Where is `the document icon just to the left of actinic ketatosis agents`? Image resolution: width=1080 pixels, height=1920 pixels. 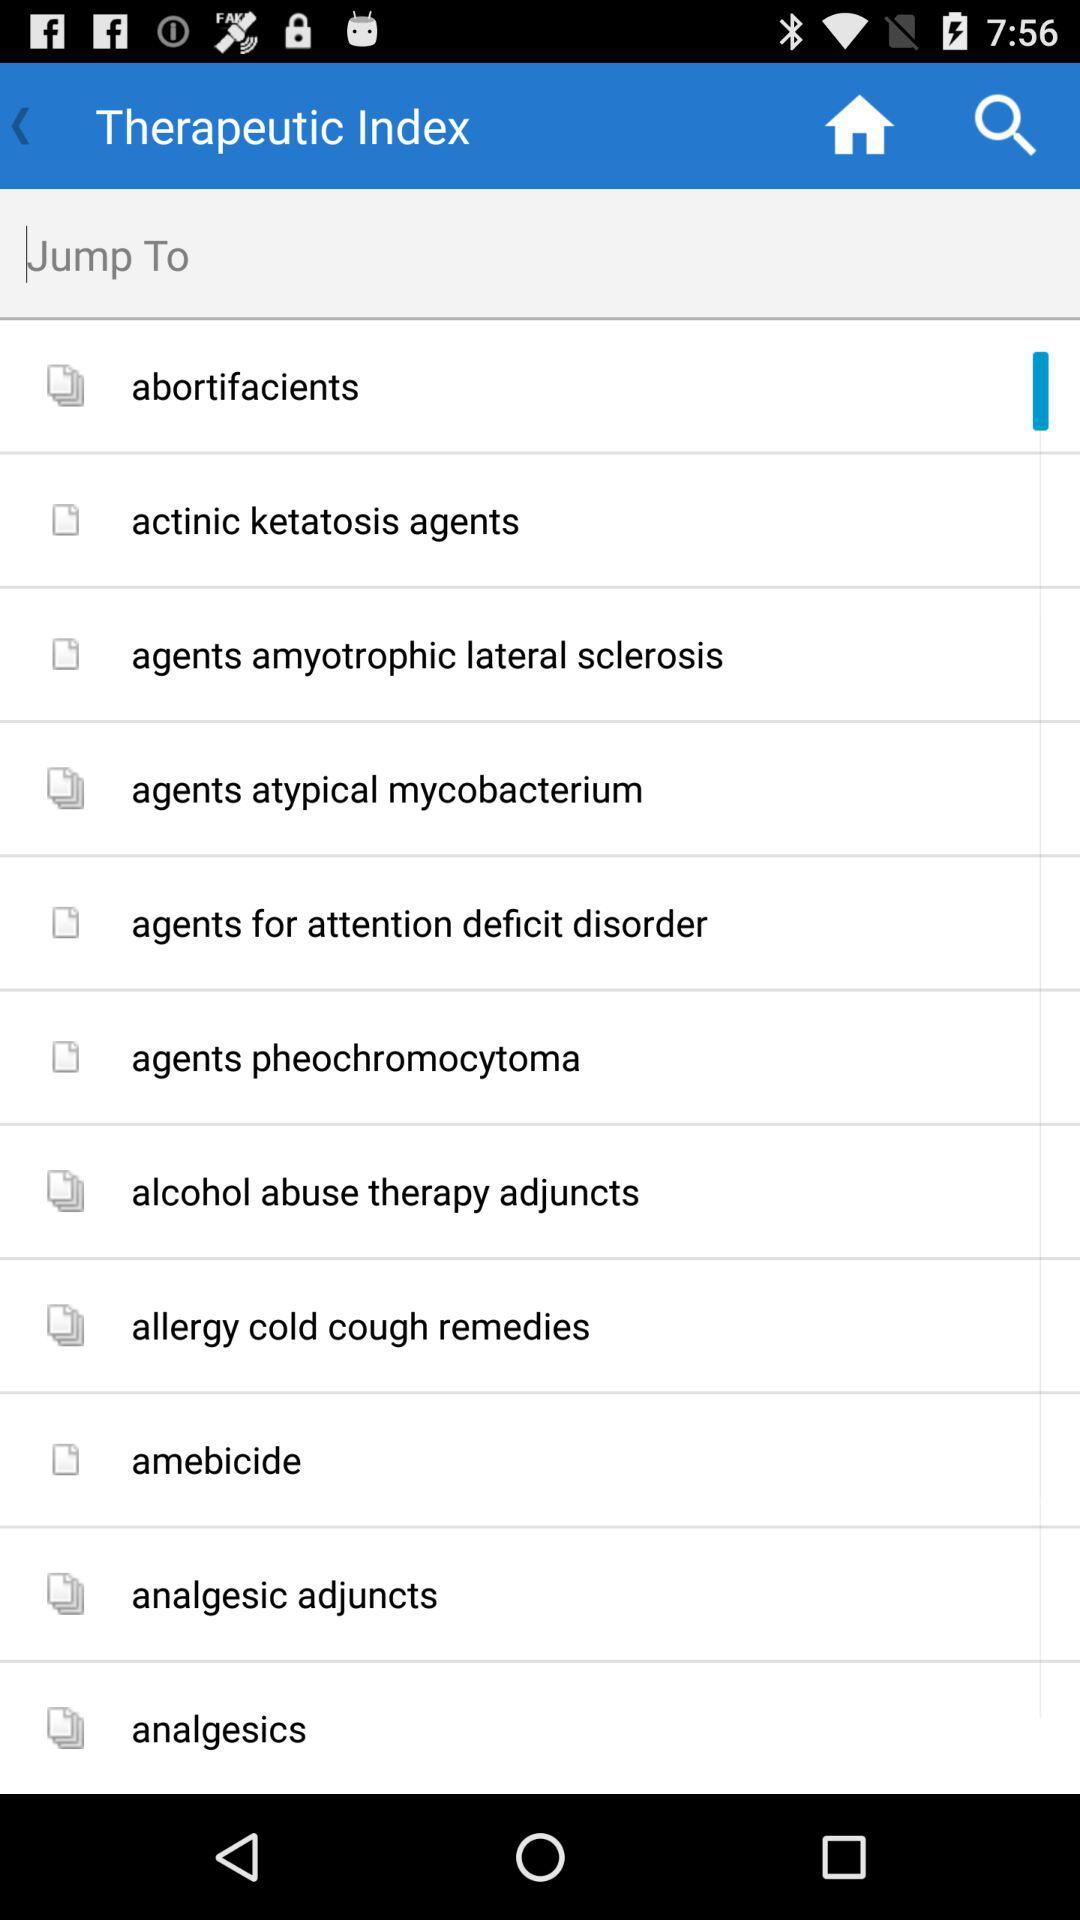
the document icon just to the left of actinic ketatosis agents is located at coordinates (64, 519).